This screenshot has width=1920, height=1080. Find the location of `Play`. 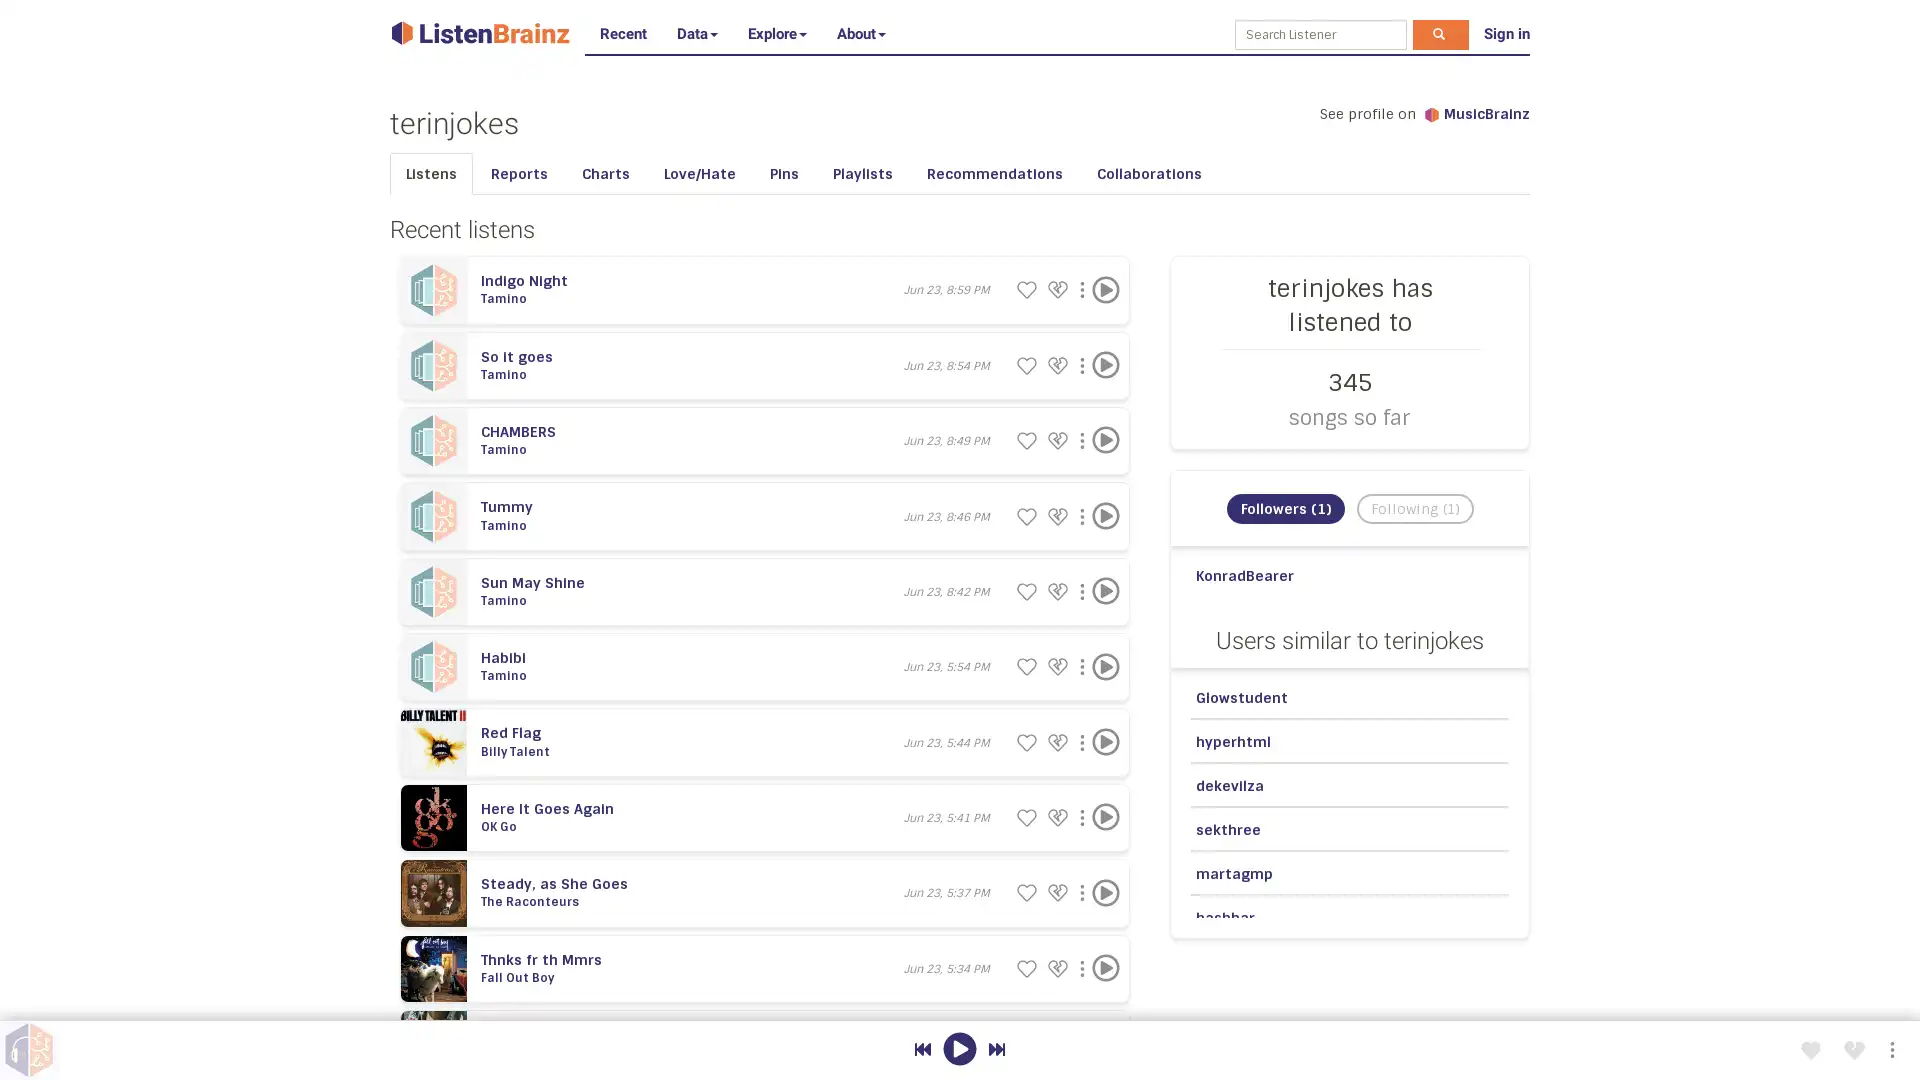

Play is located at coordinates (1104, 590).